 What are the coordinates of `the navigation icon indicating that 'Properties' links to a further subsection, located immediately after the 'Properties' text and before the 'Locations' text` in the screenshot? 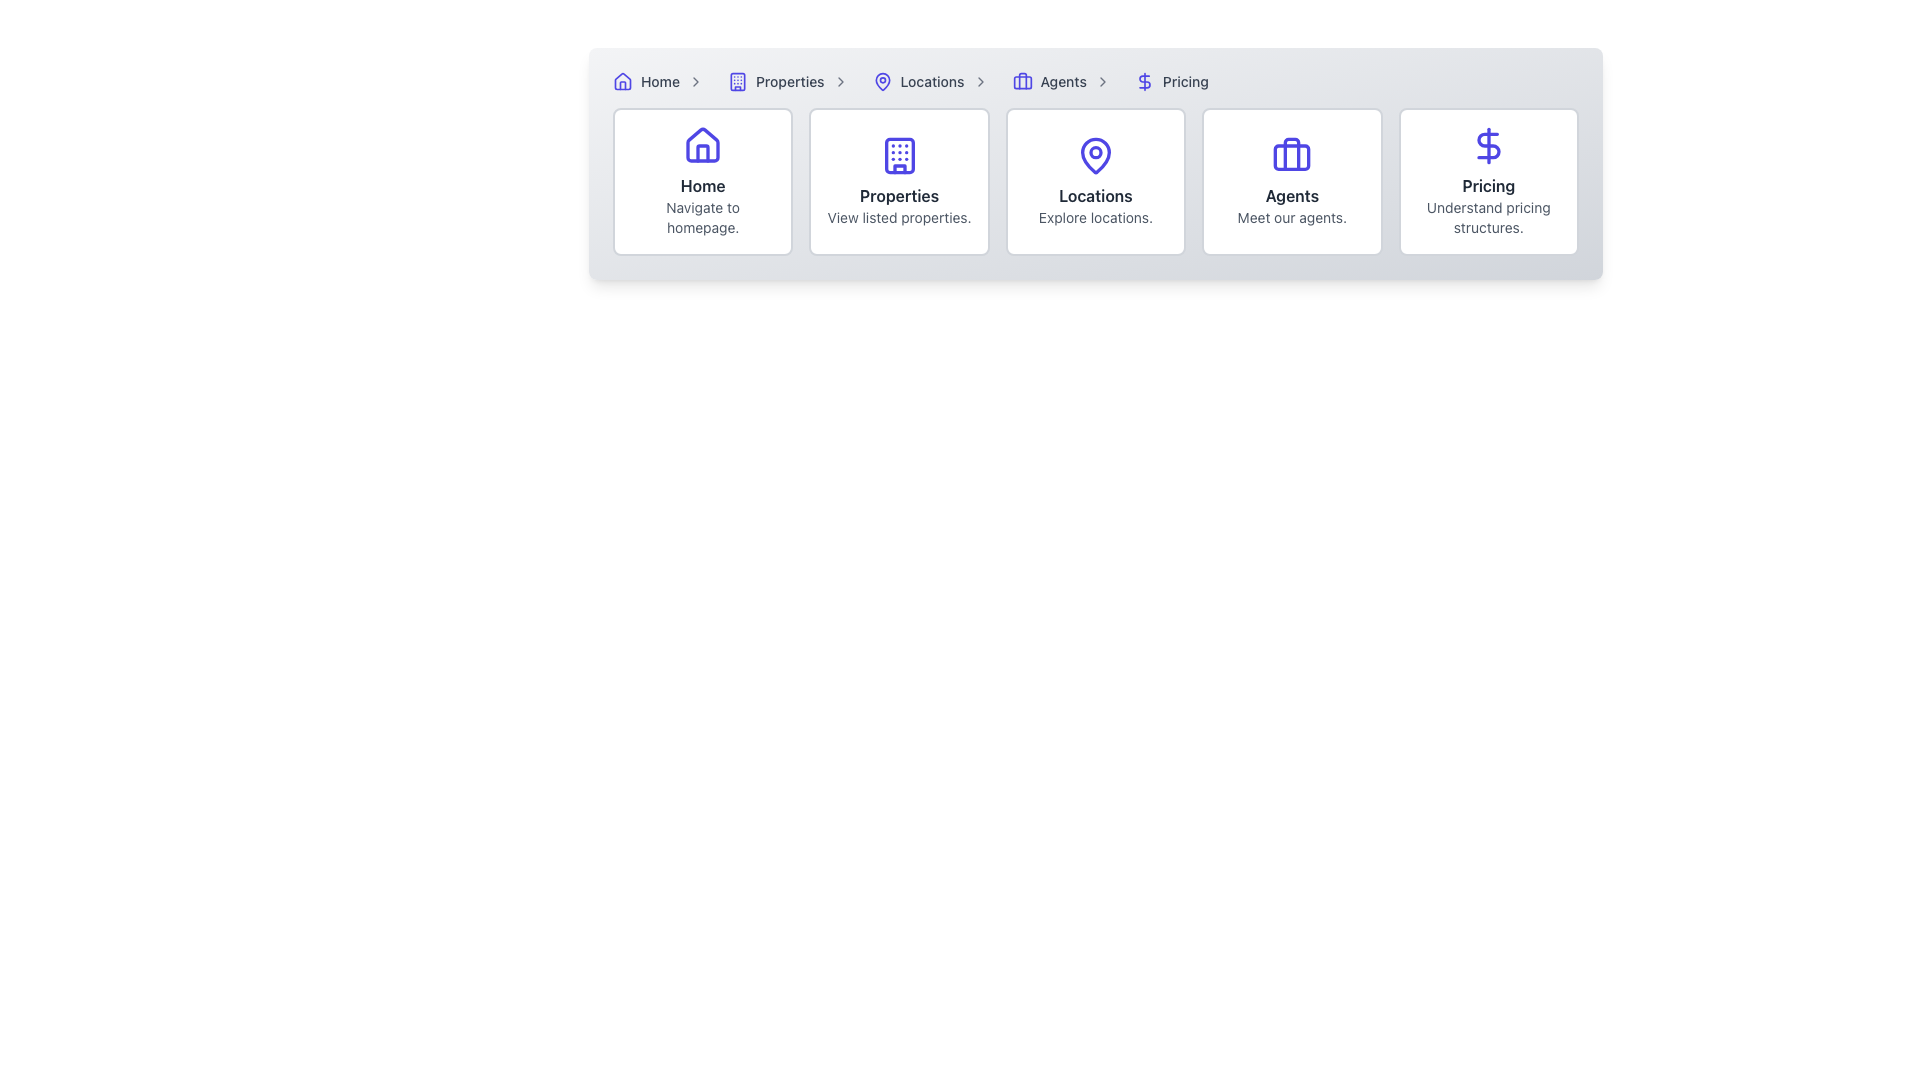 It's located at (840, 80).